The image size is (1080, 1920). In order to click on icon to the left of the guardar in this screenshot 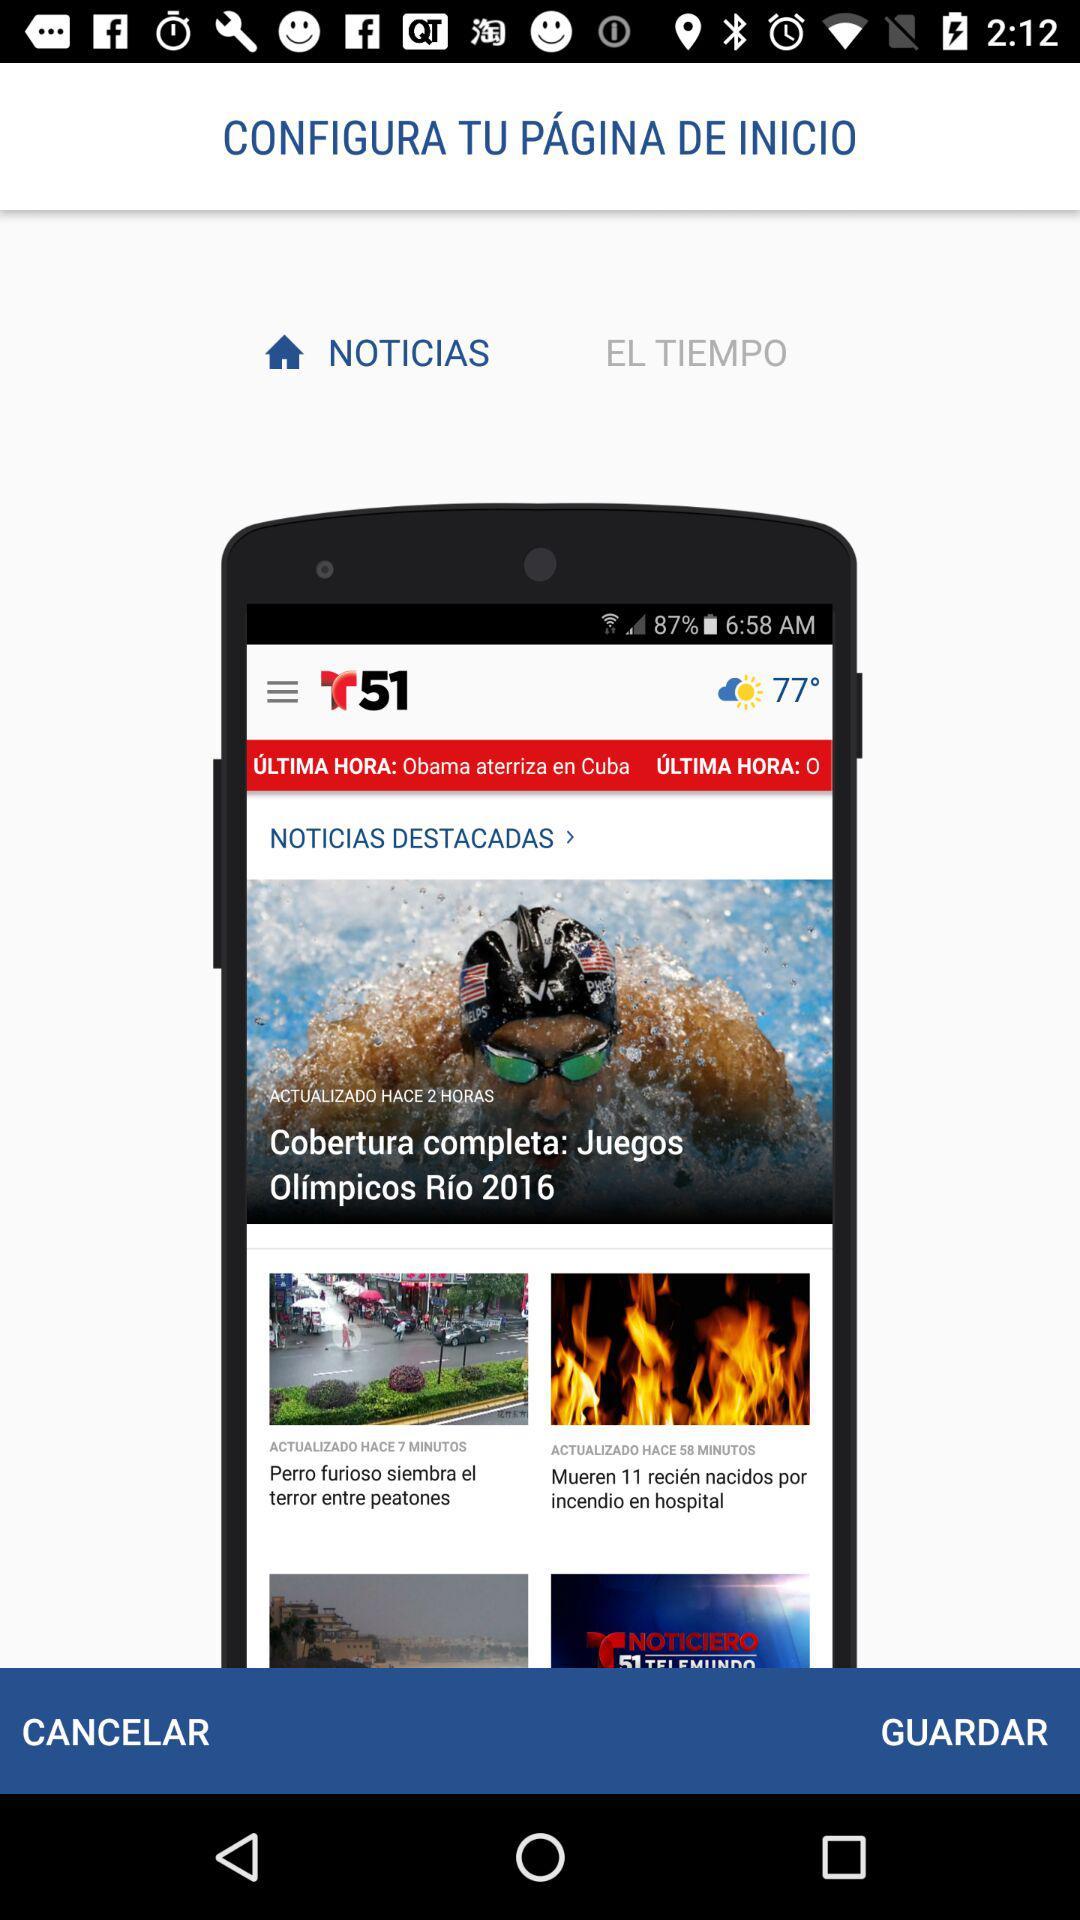, I will do `click(115, 1730)`.